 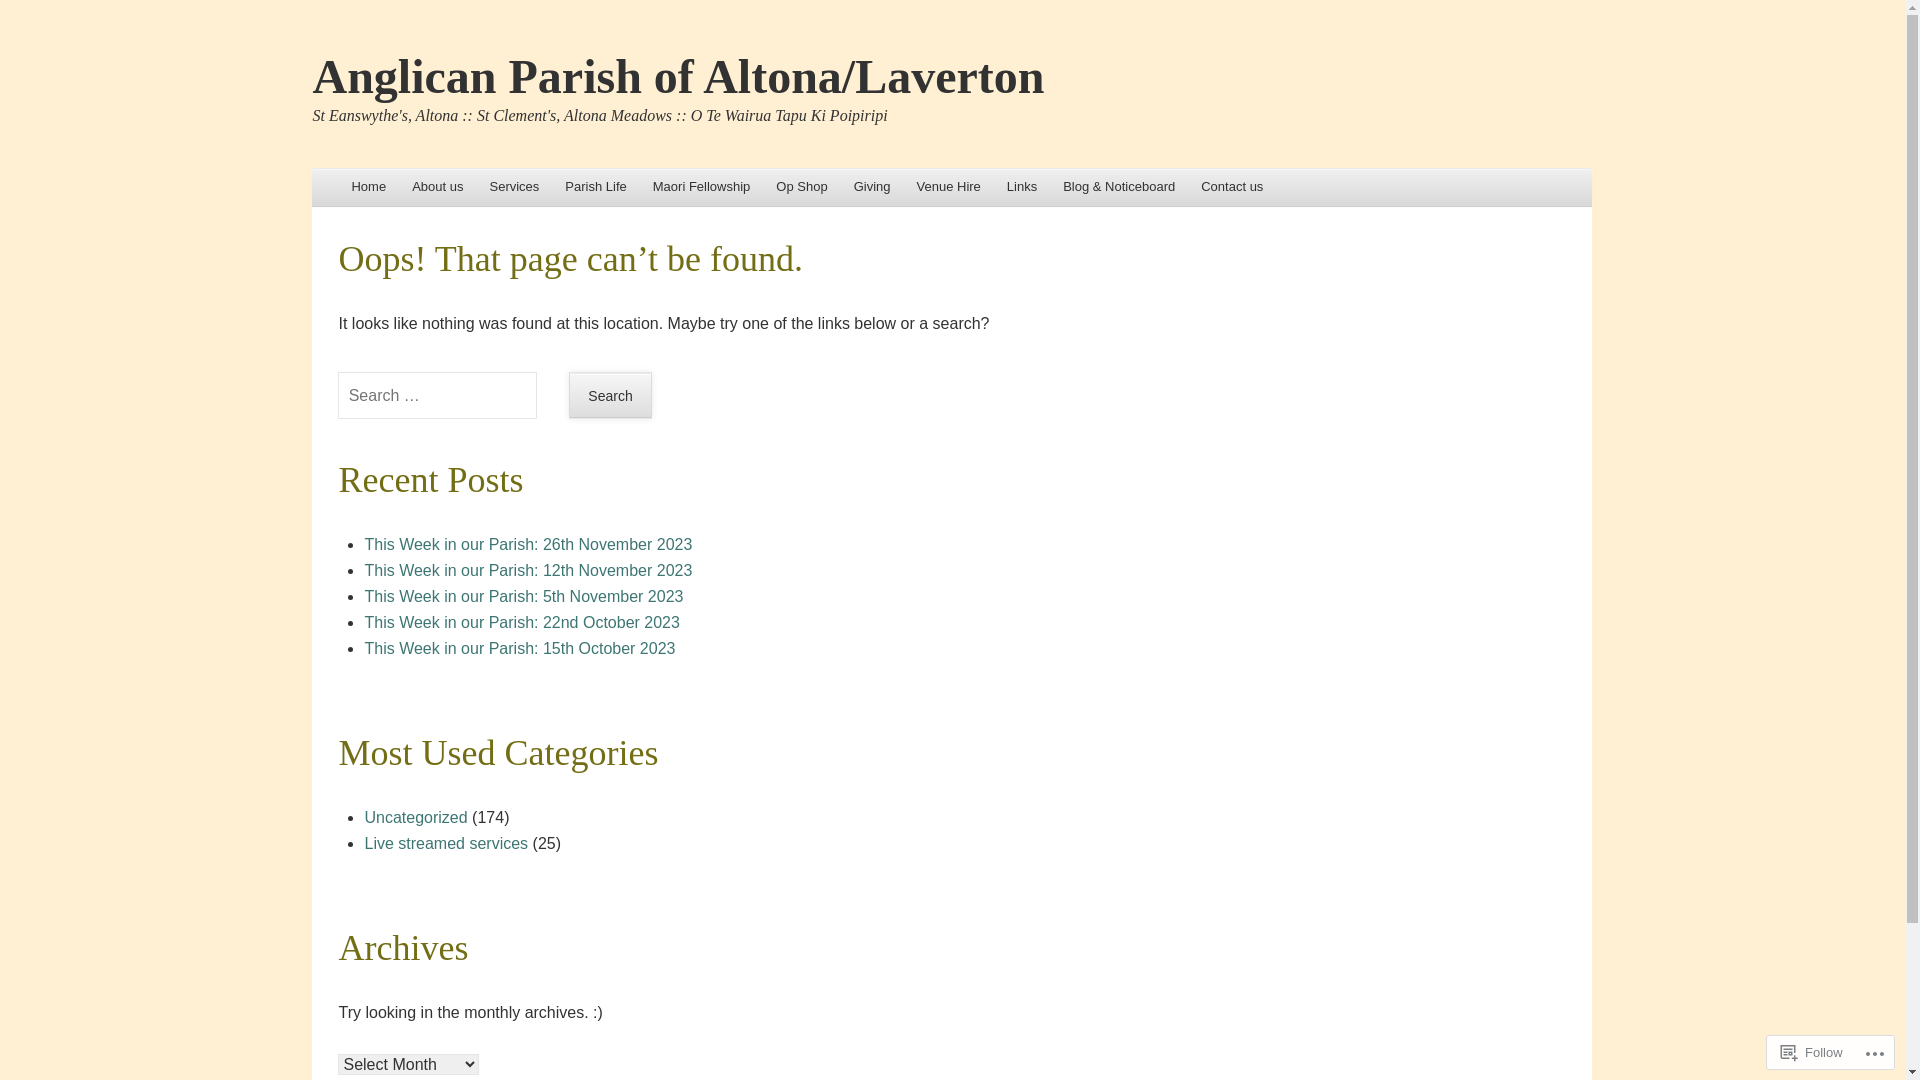 I want to click on 'This Week in our Parish: 12th November 2023', so click(x=528, y=570).